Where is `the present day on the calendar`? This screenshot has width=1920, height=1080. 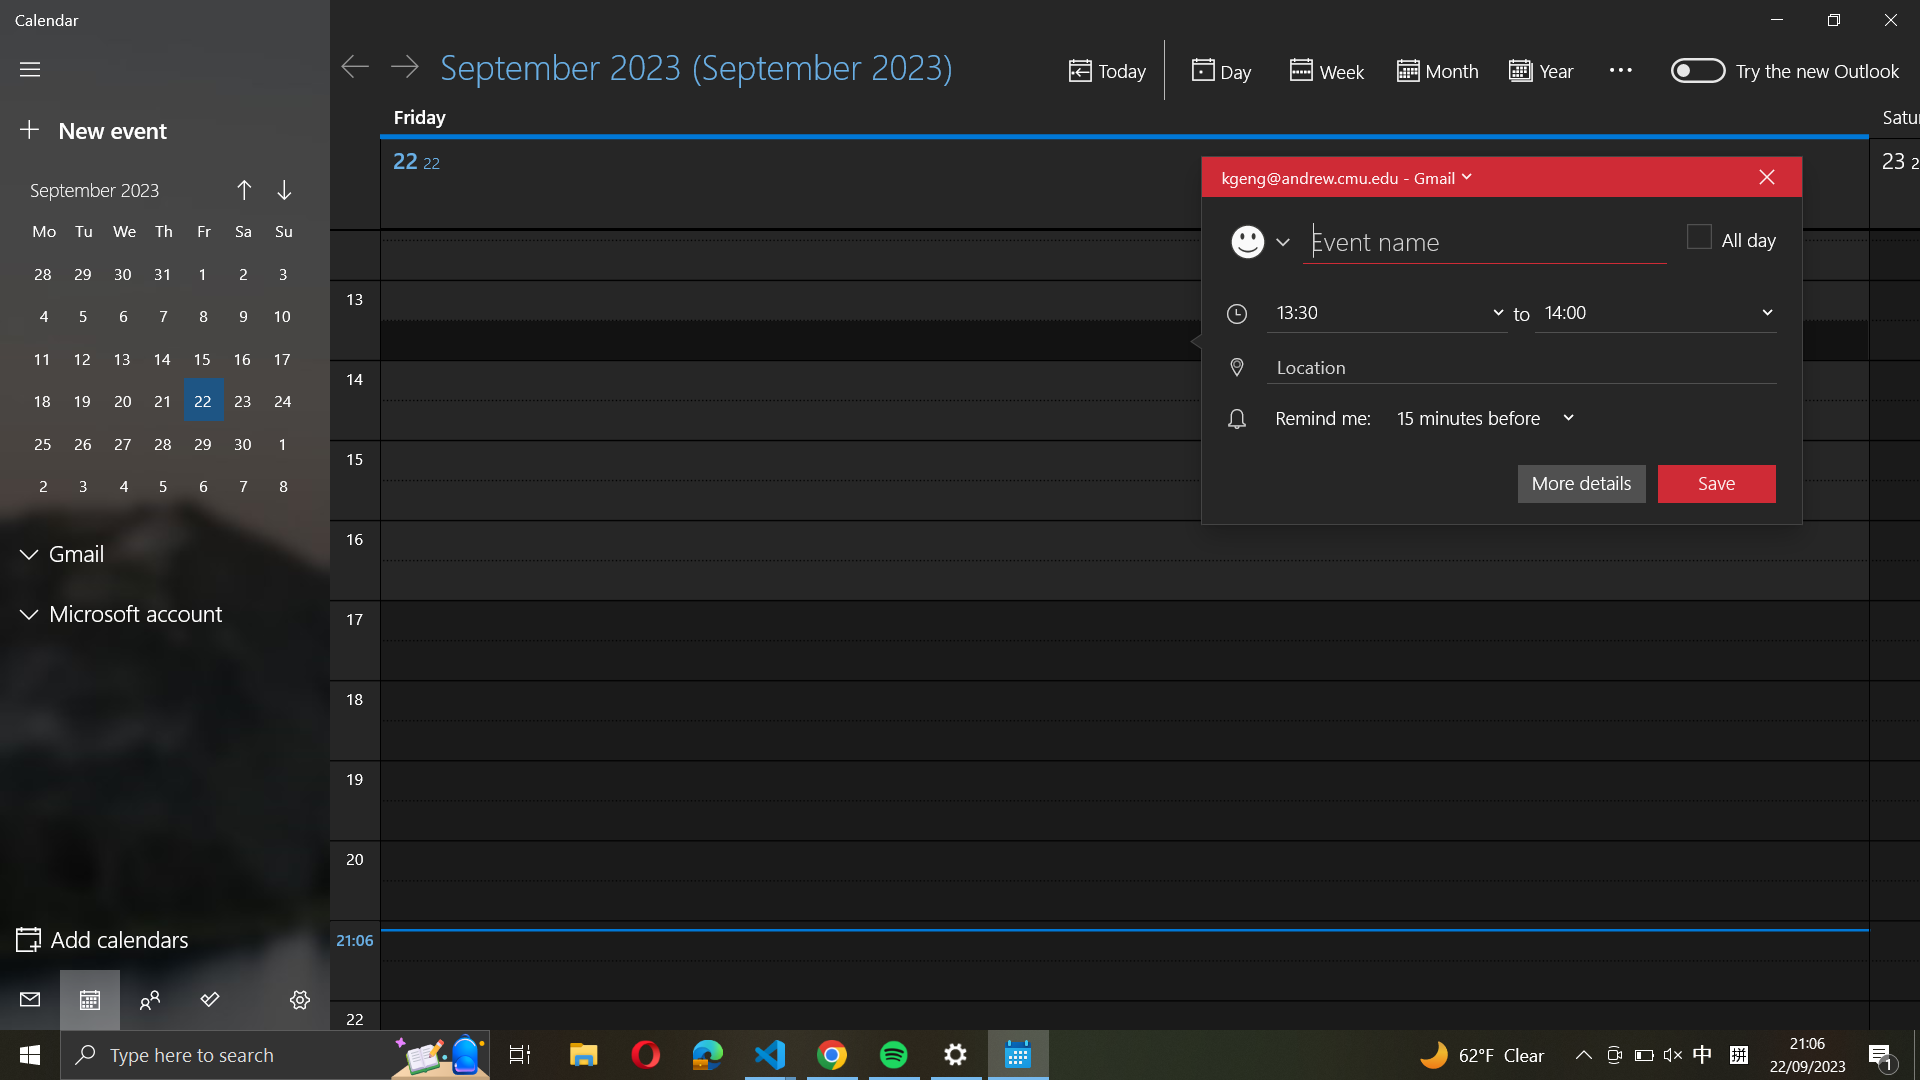
the present day on the calendar is located at coordinates (1105, 71).